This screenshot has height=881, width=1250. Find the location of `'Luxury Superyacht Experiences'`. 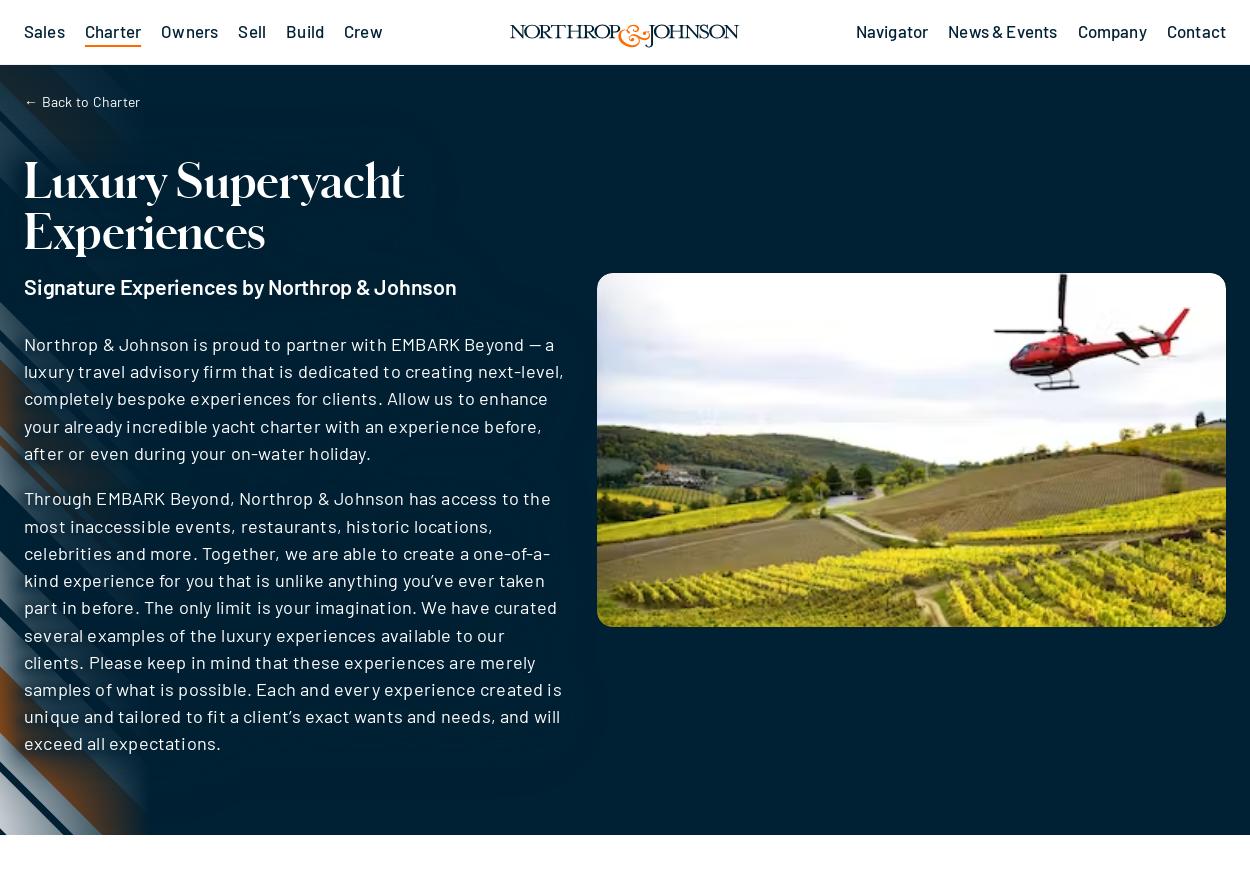

'Luxury Superyacht Experiences' is located at coordinates (213, 203).